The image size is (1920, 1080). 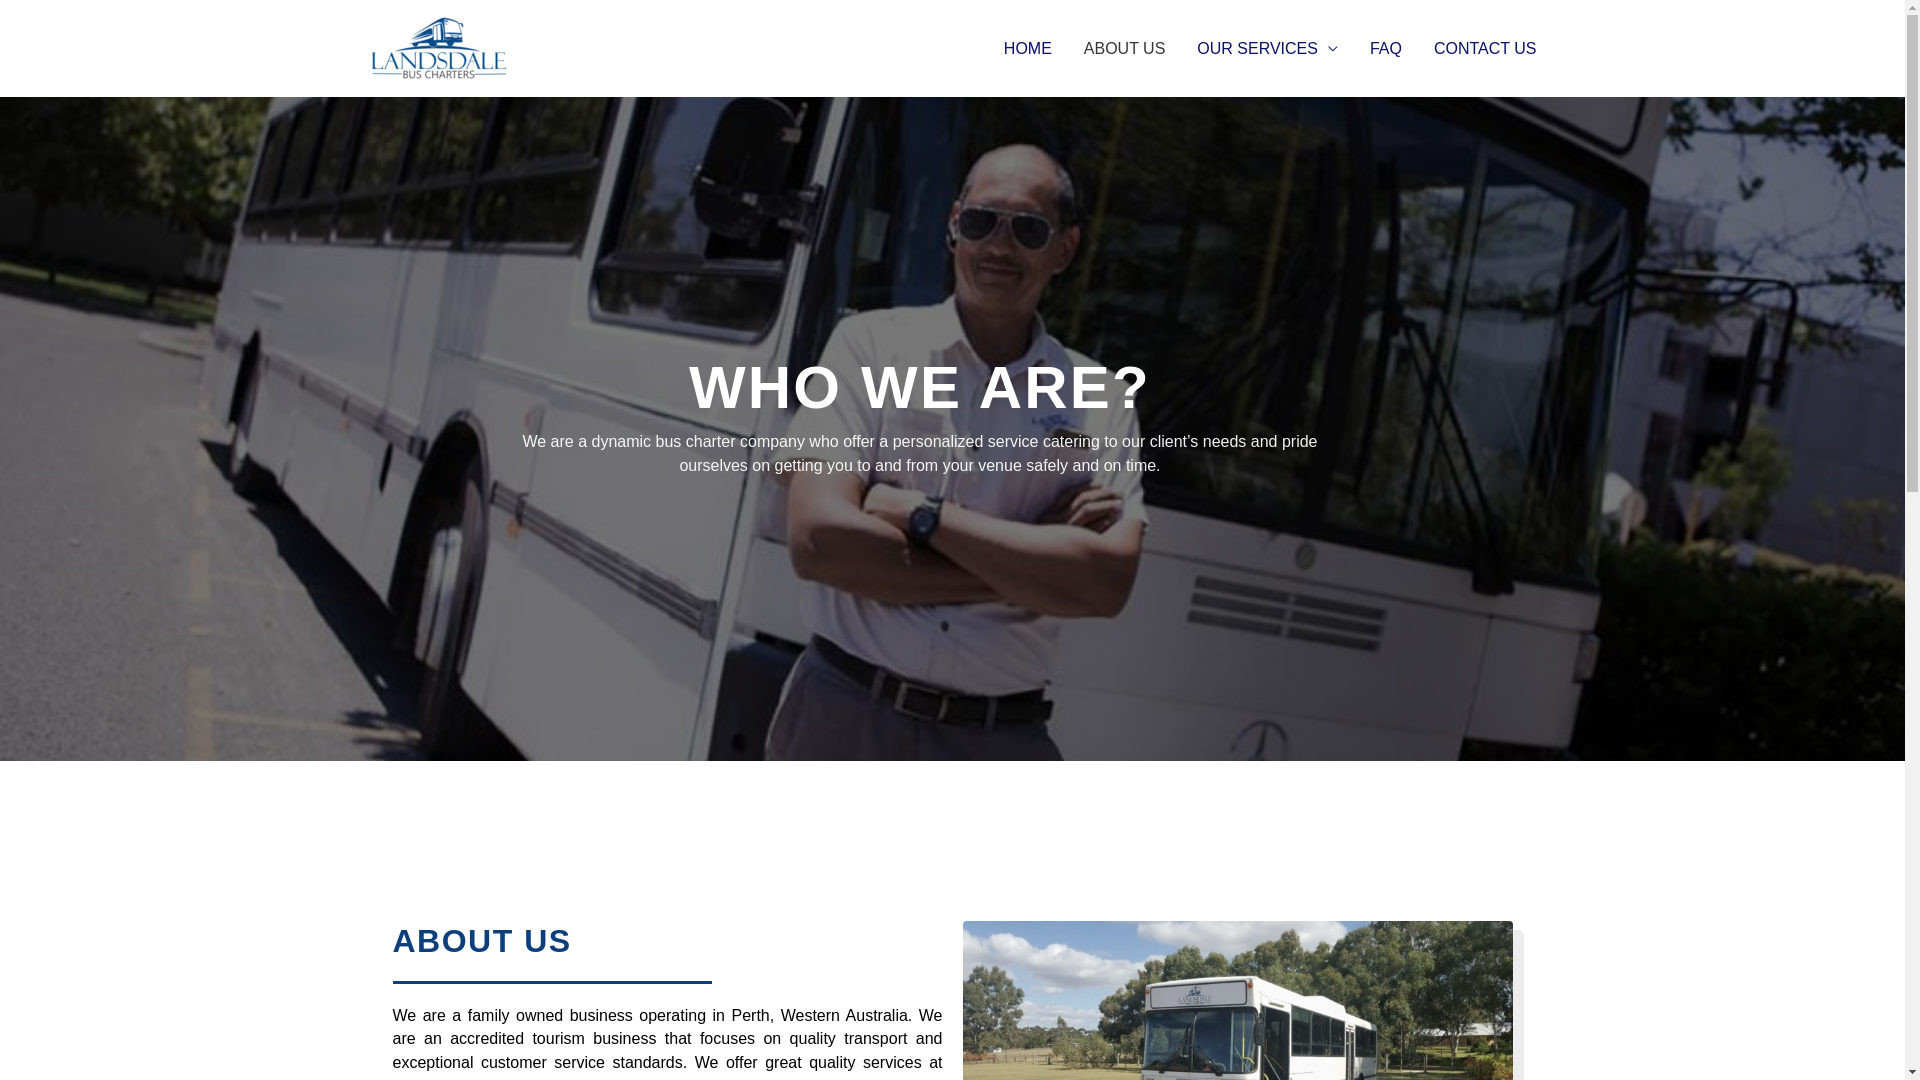 I want to click on 'HOME', so click(x=1027, y=46).